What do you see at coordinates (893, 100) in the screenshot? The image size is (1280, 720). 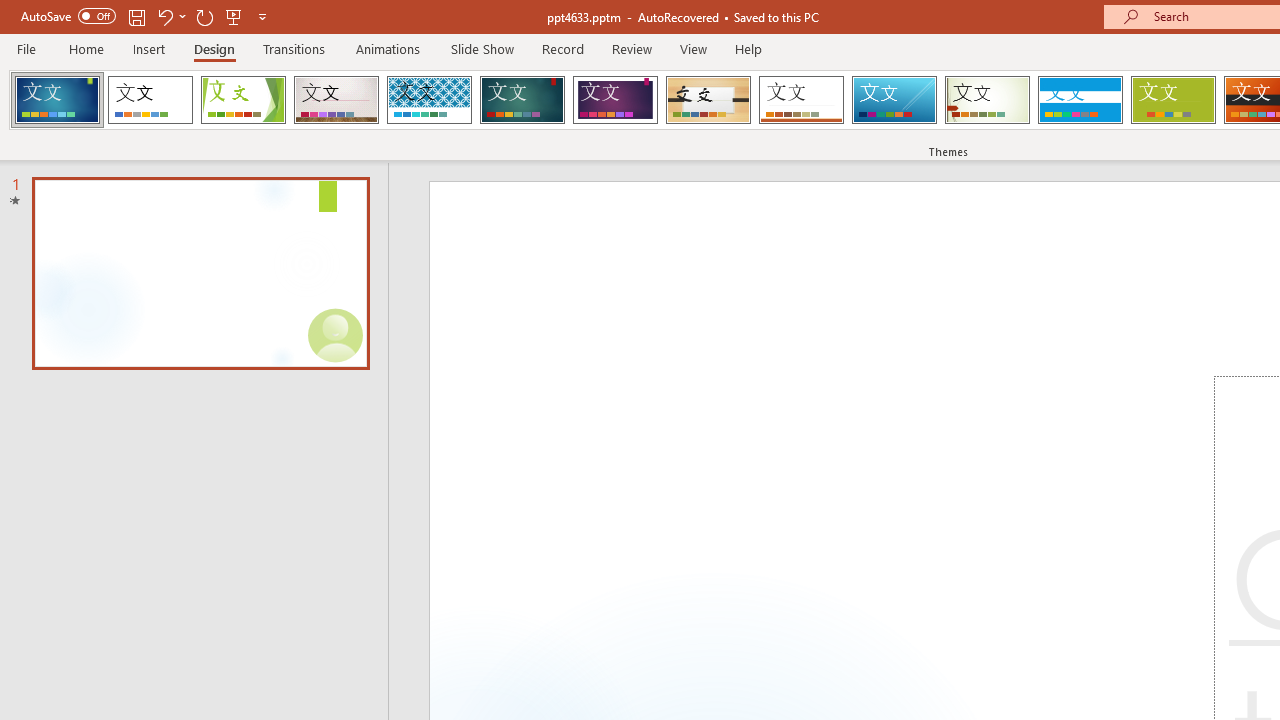 I see `'Slice Loading Preview...'` at bounding box center [893, 100].